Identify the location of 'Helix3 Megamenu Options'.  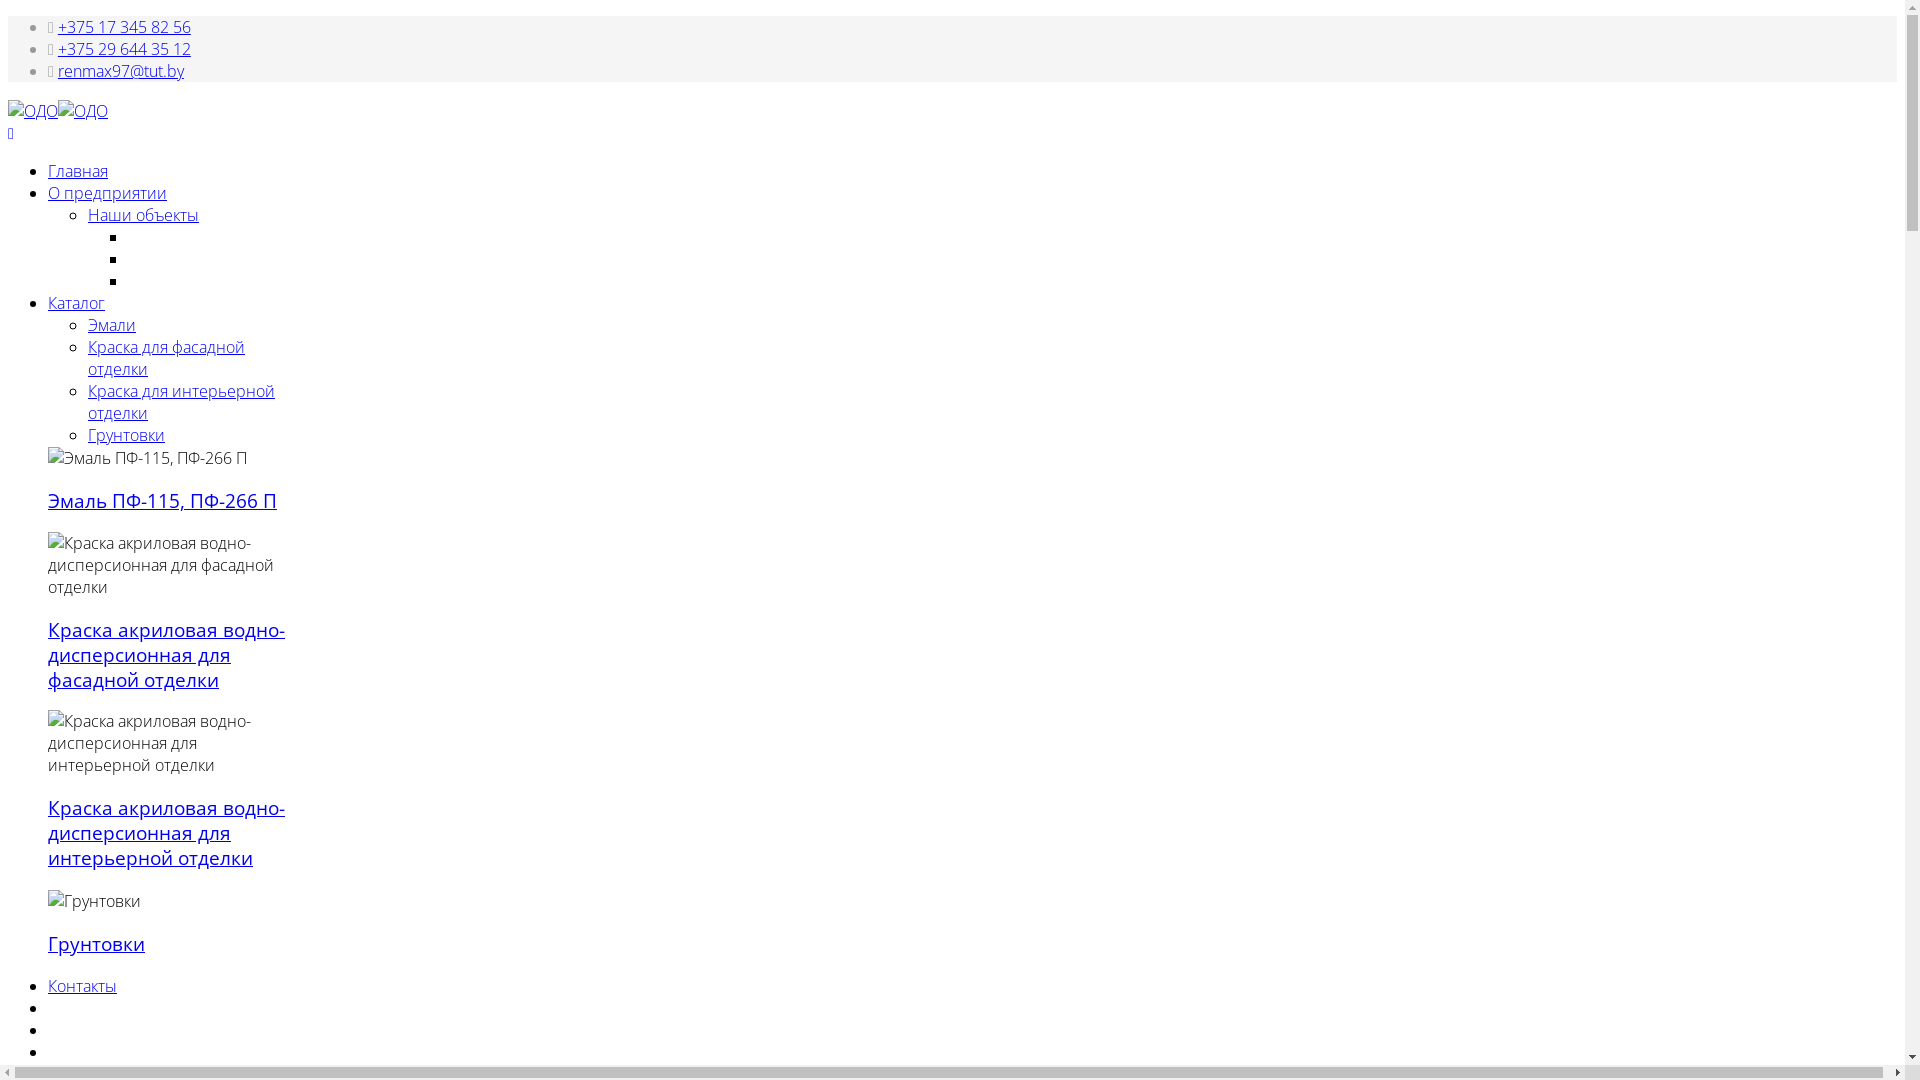
(8, 134).